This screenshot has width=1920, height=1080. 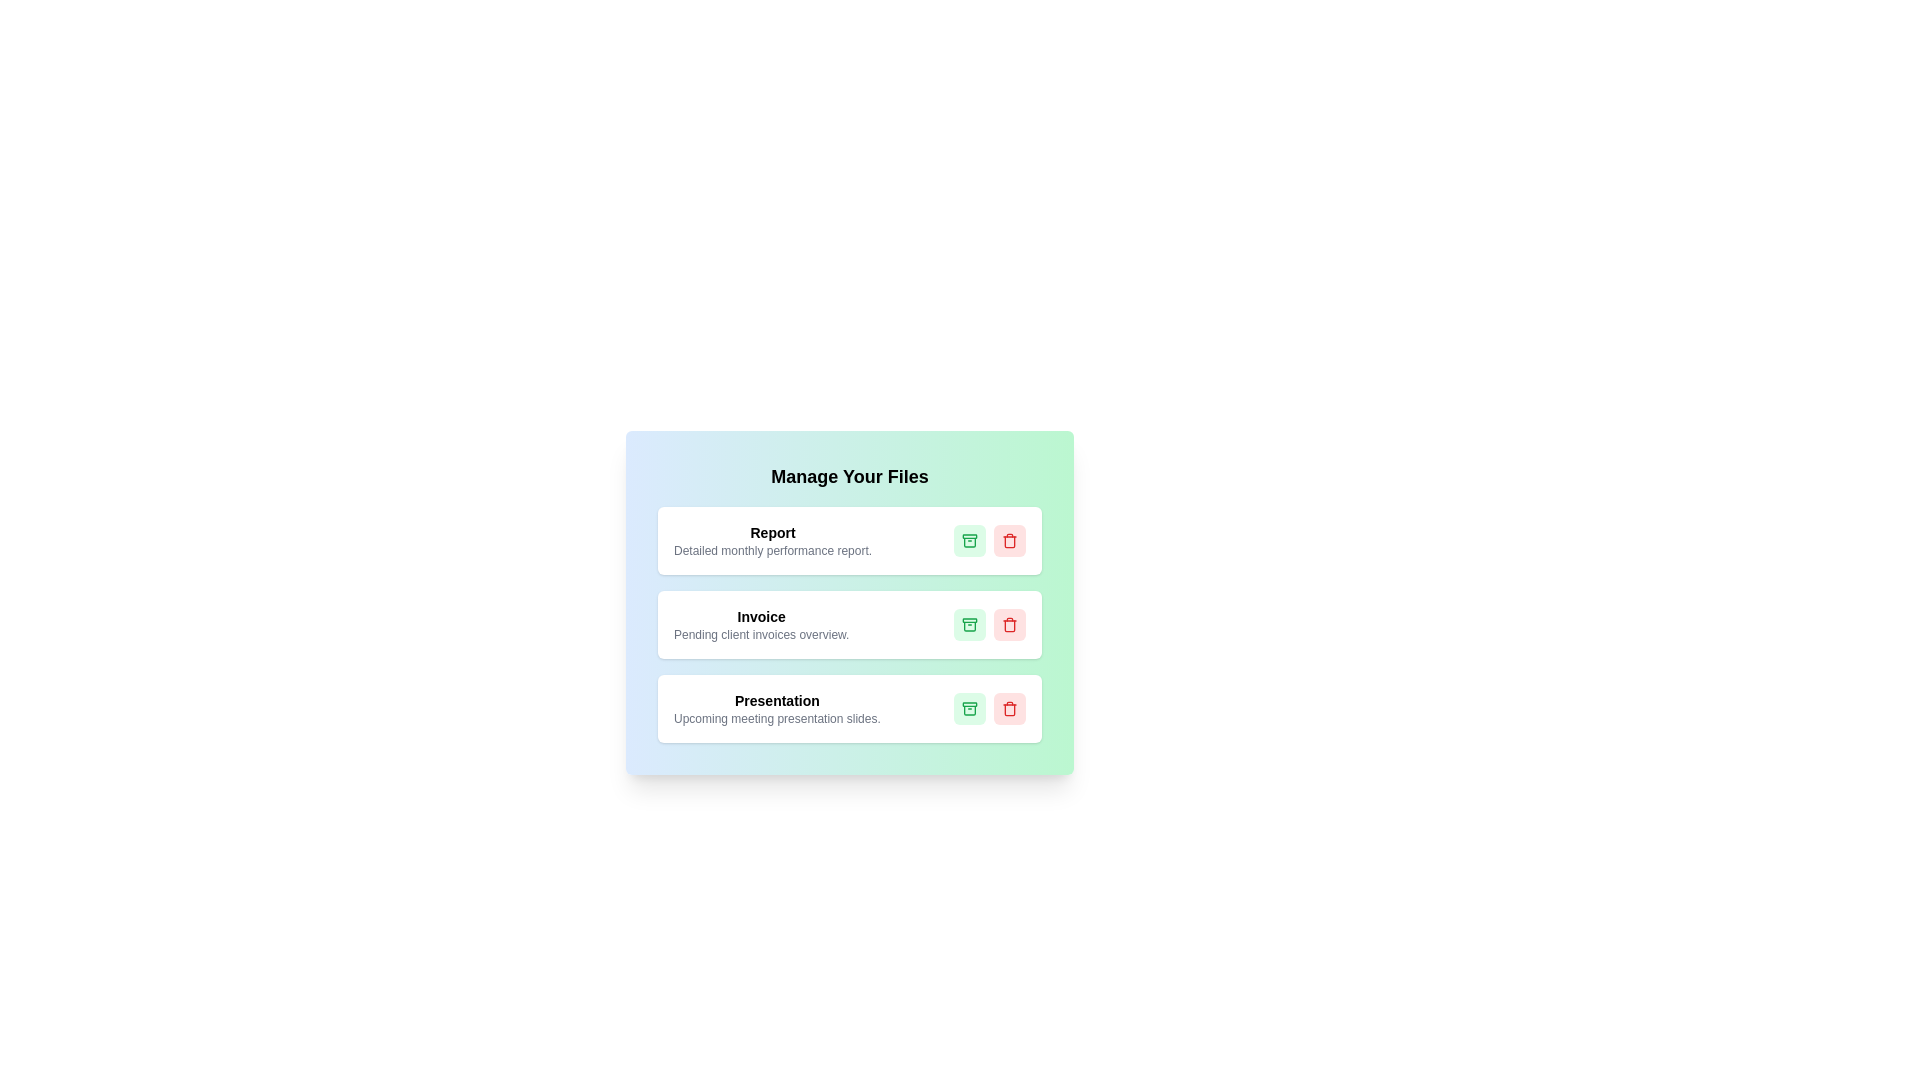 I want to click on the card titled Presentation to observe the visual feedback, so click(x=849, y=708).